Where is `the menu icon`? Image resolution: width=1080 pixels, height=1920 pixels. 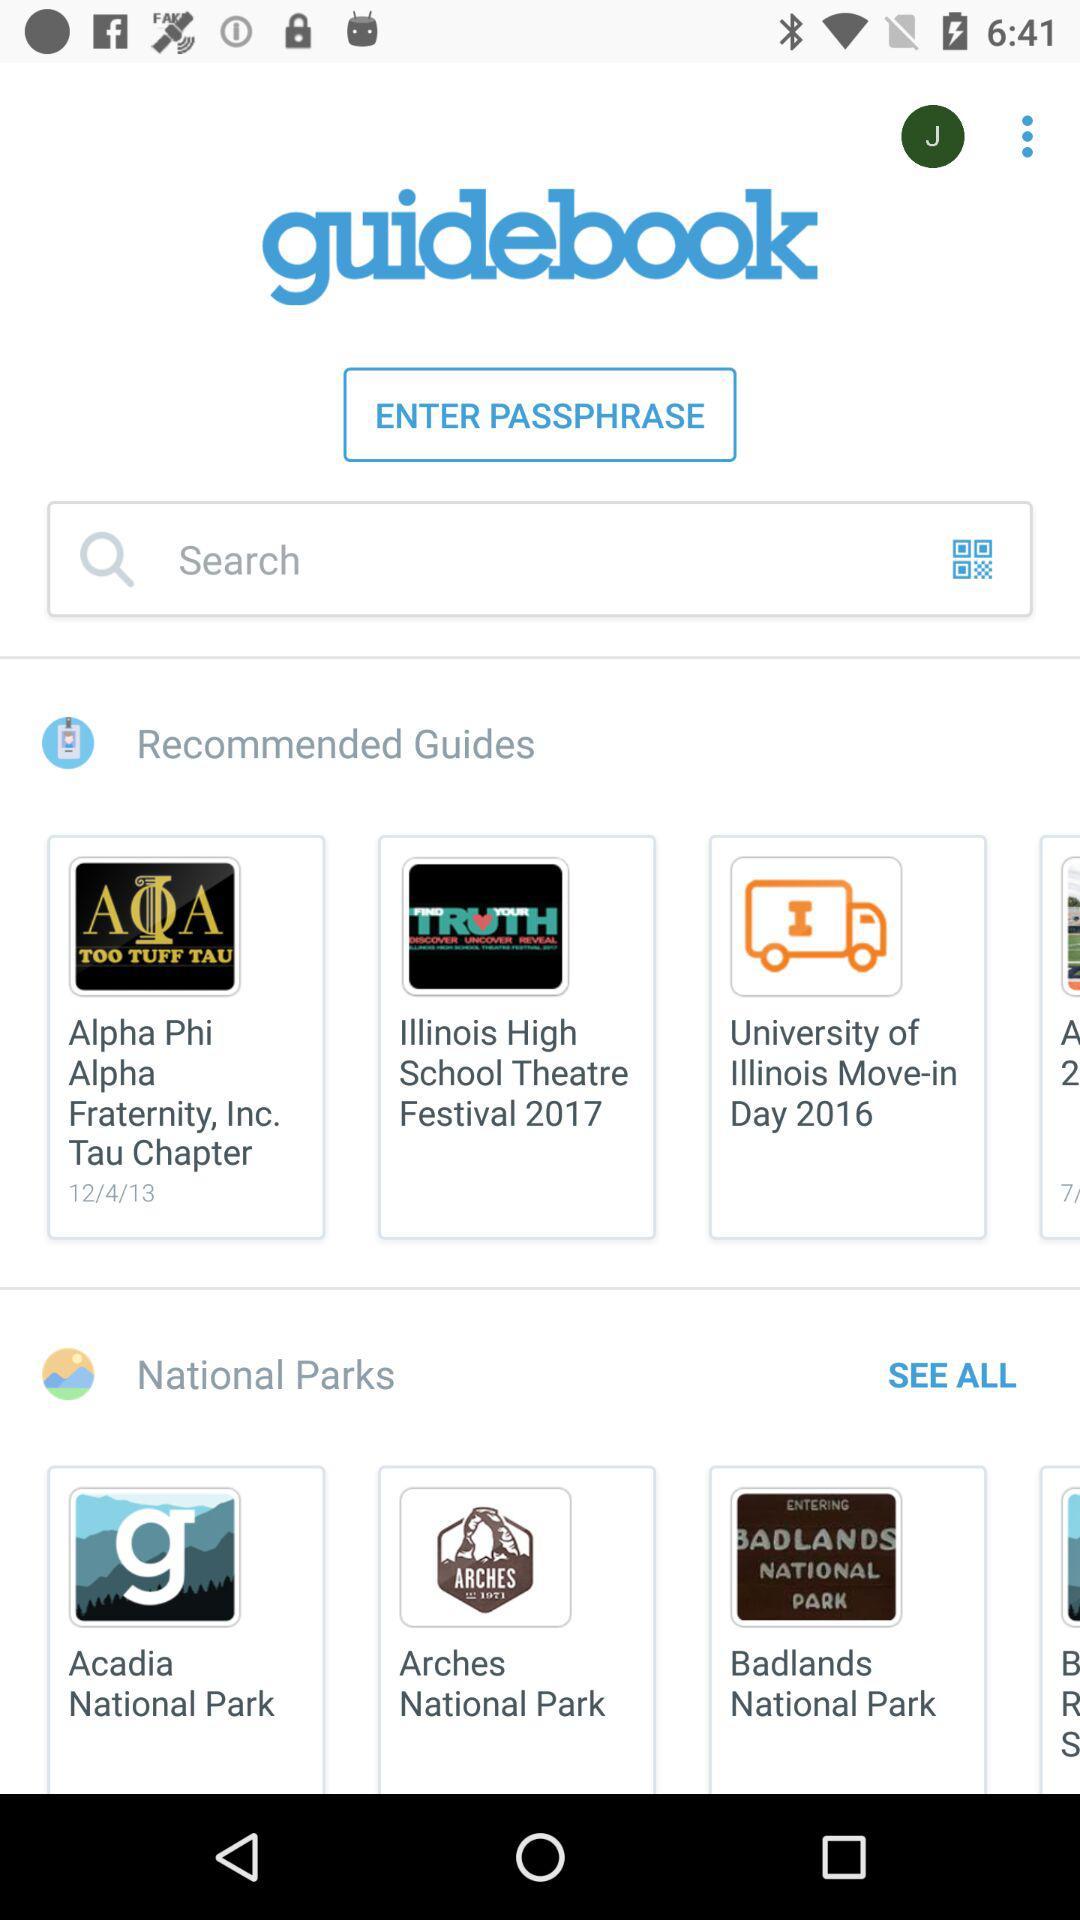 the menu icon is located at coordinates (1058, 1037).